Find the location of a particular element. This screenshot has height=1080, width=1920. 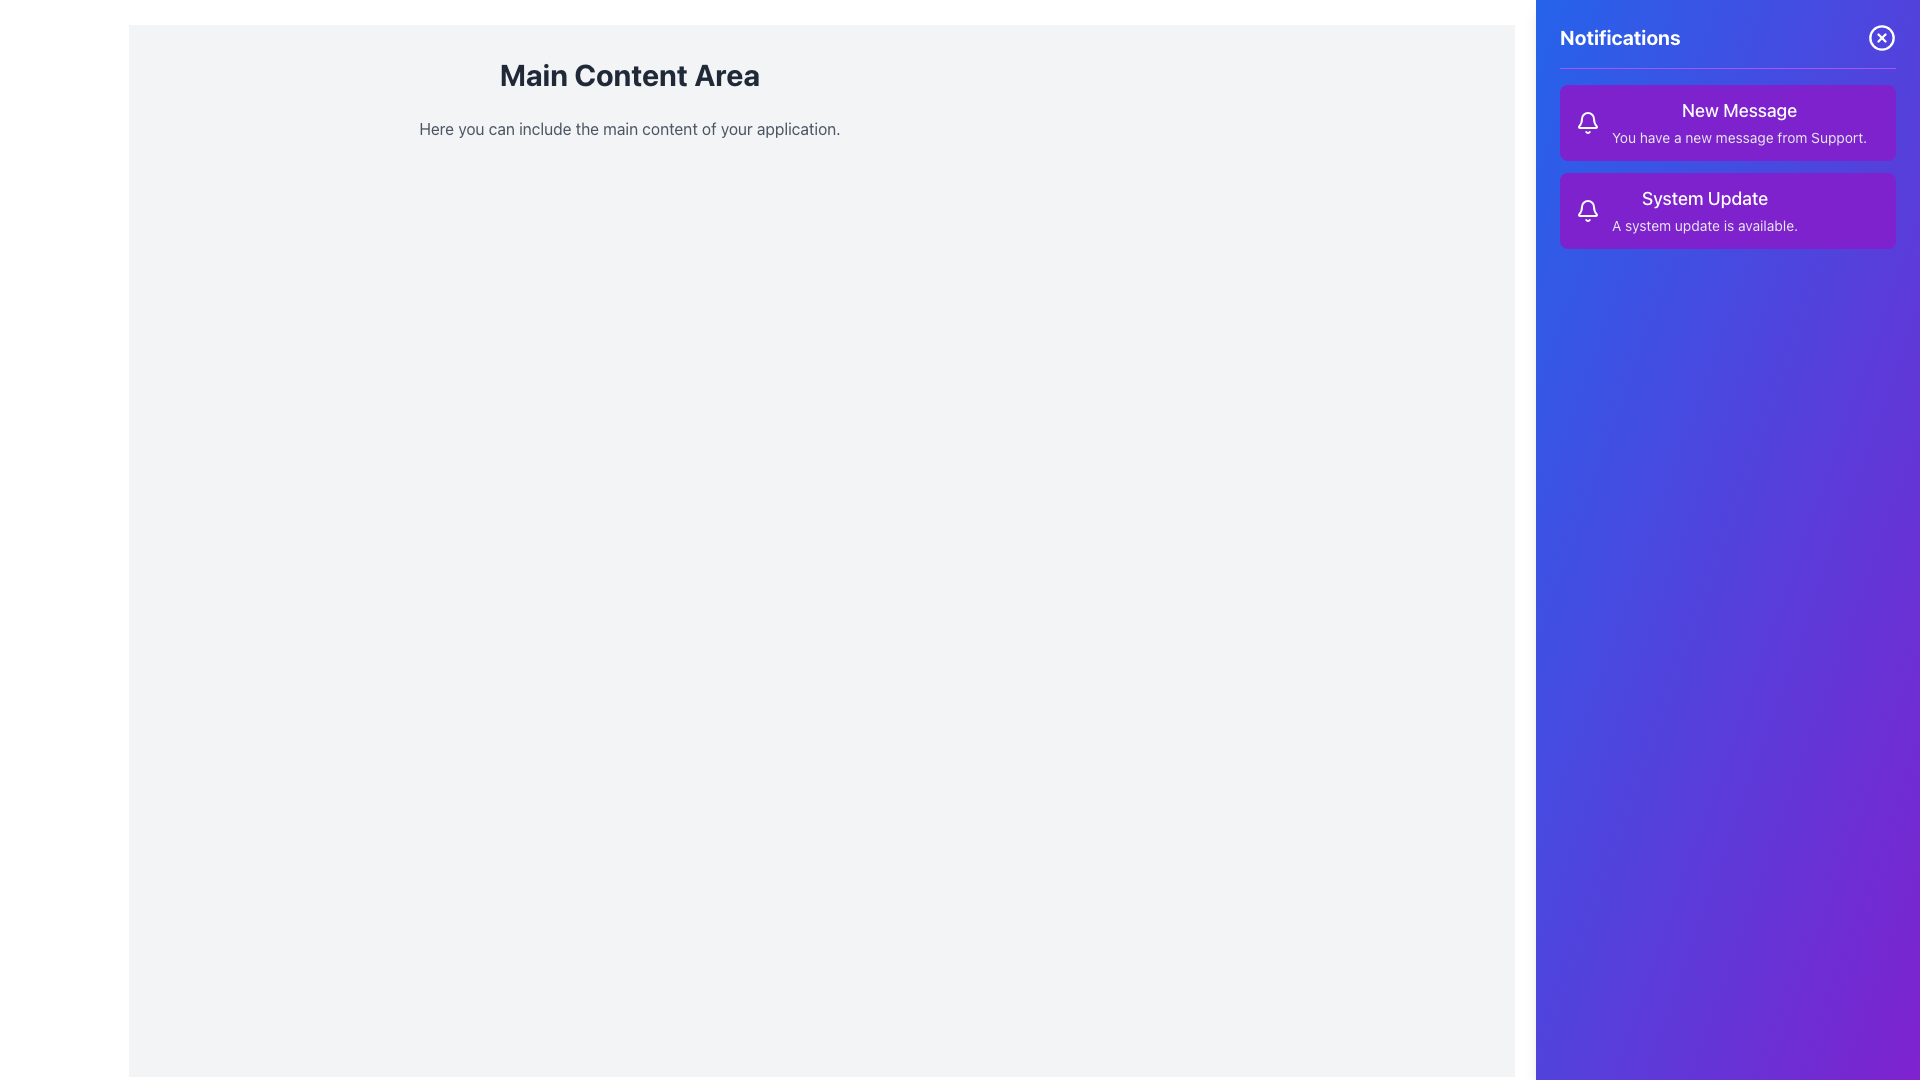

the SVG Circle element outlined in white on a blue background, located in the top-right corner of the notification sidebar is located at coordinates (1880, 37).